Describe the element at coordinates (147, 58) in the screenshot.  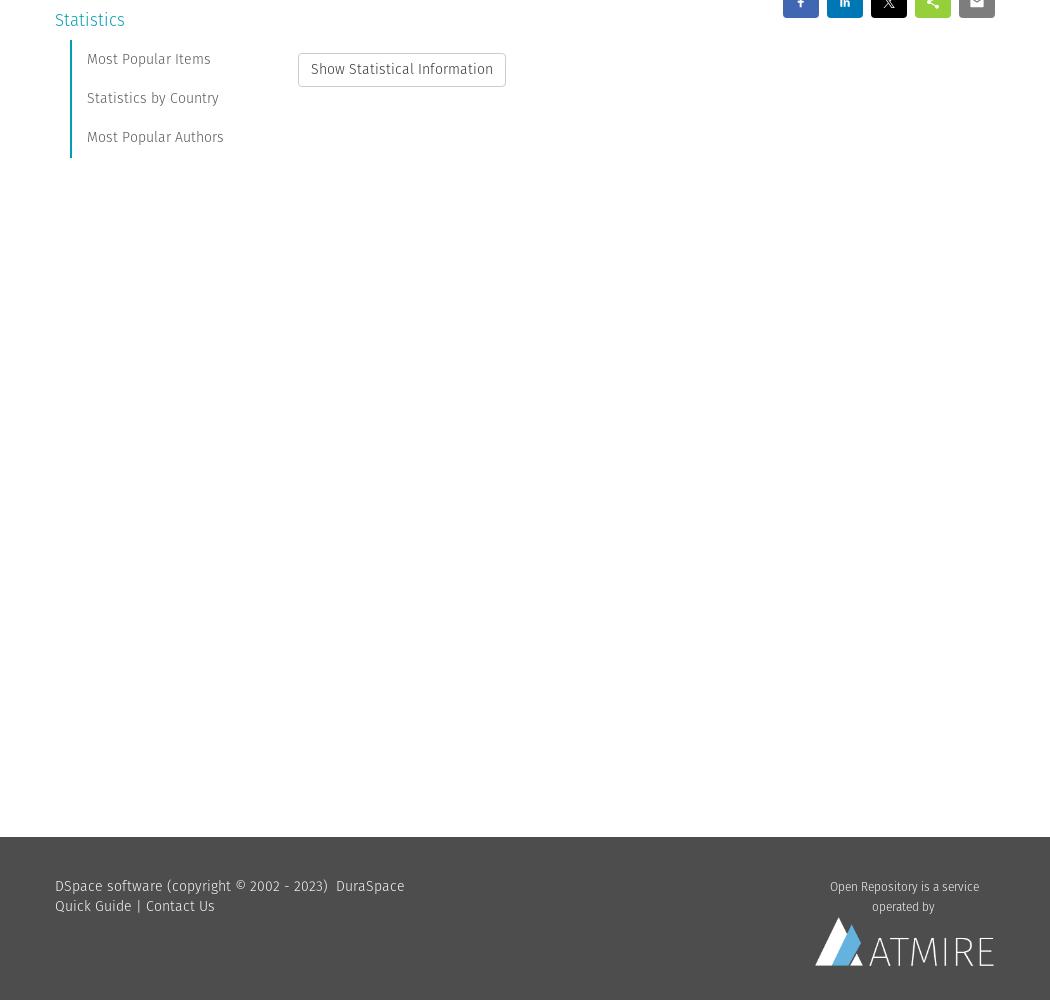
I see `'Most Popular Items'` at that location.